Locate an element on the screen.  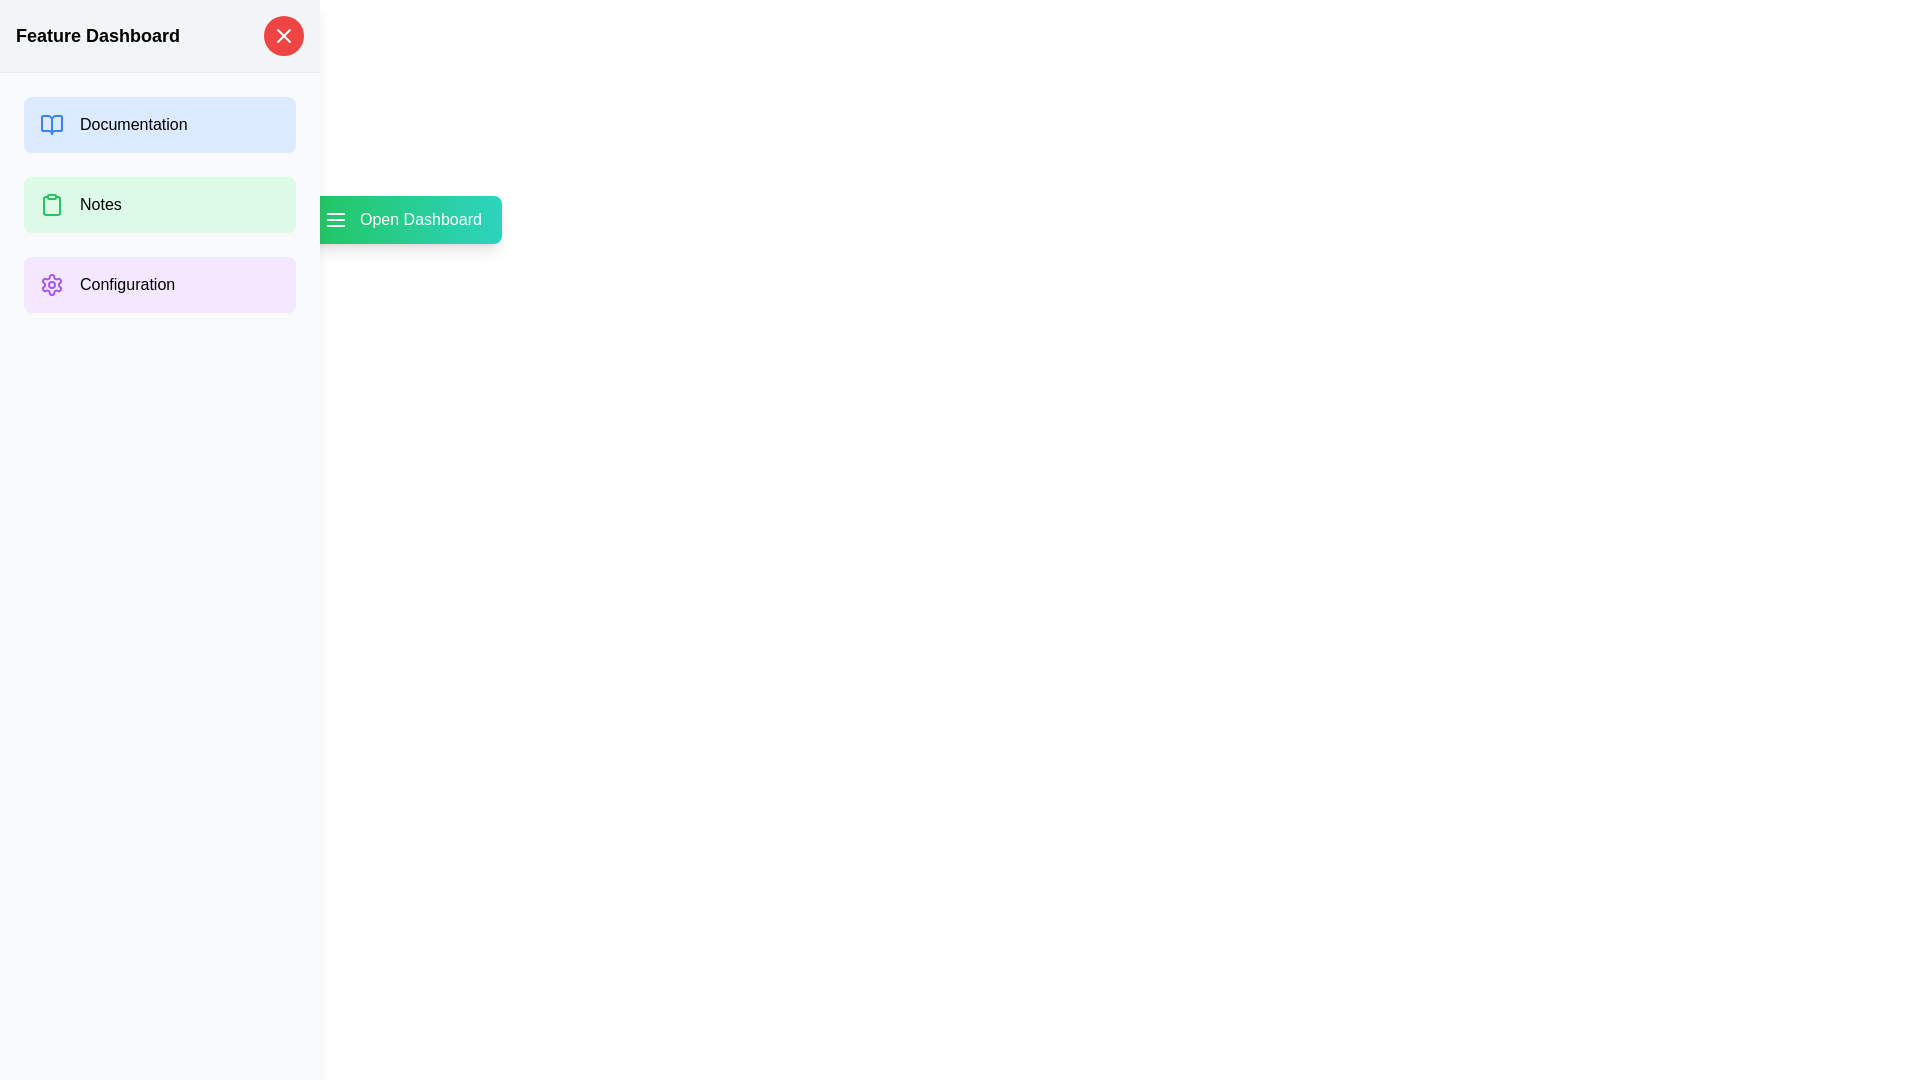
the button labeled 'Documentation' to observe its hover effect is located at coordinates (158, 124).